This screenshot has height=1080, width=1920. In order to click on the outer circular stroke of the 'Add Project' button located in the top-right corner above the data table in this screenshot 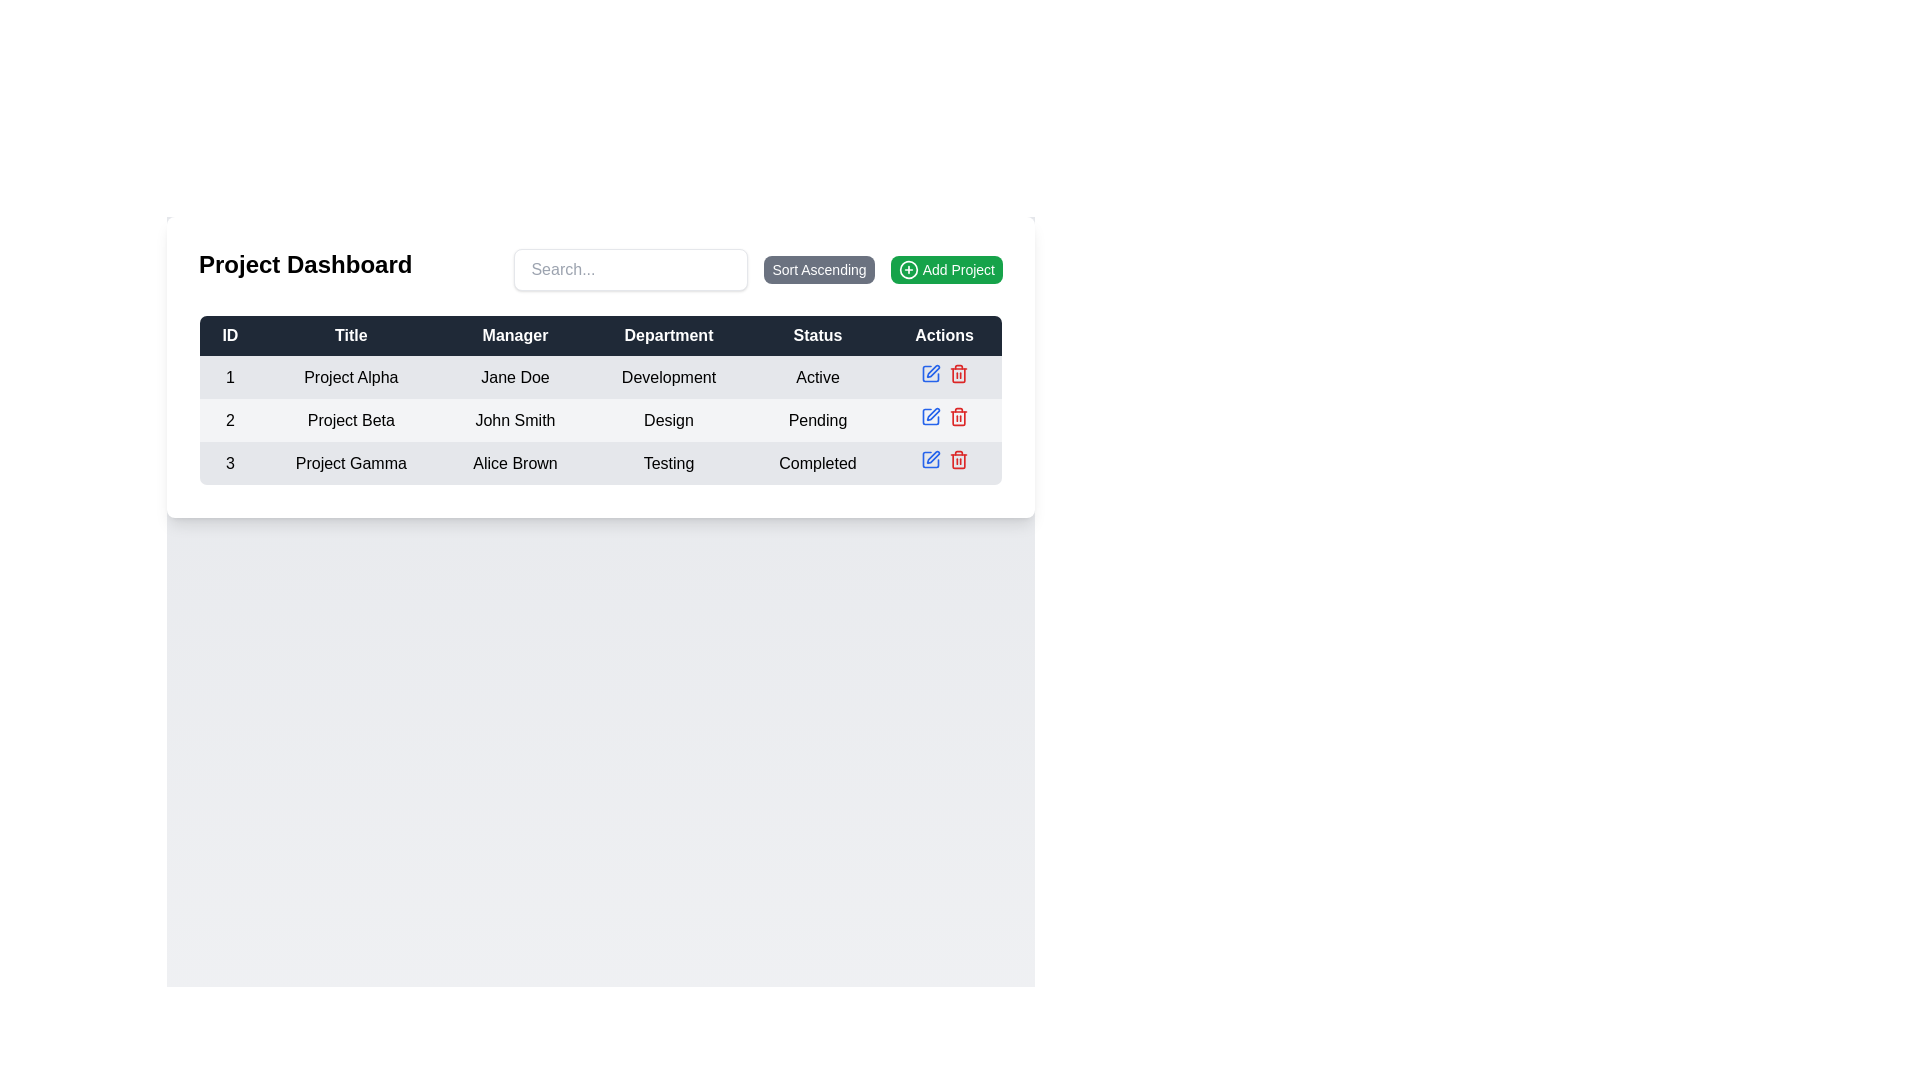, I will do `click(907, 270)`.